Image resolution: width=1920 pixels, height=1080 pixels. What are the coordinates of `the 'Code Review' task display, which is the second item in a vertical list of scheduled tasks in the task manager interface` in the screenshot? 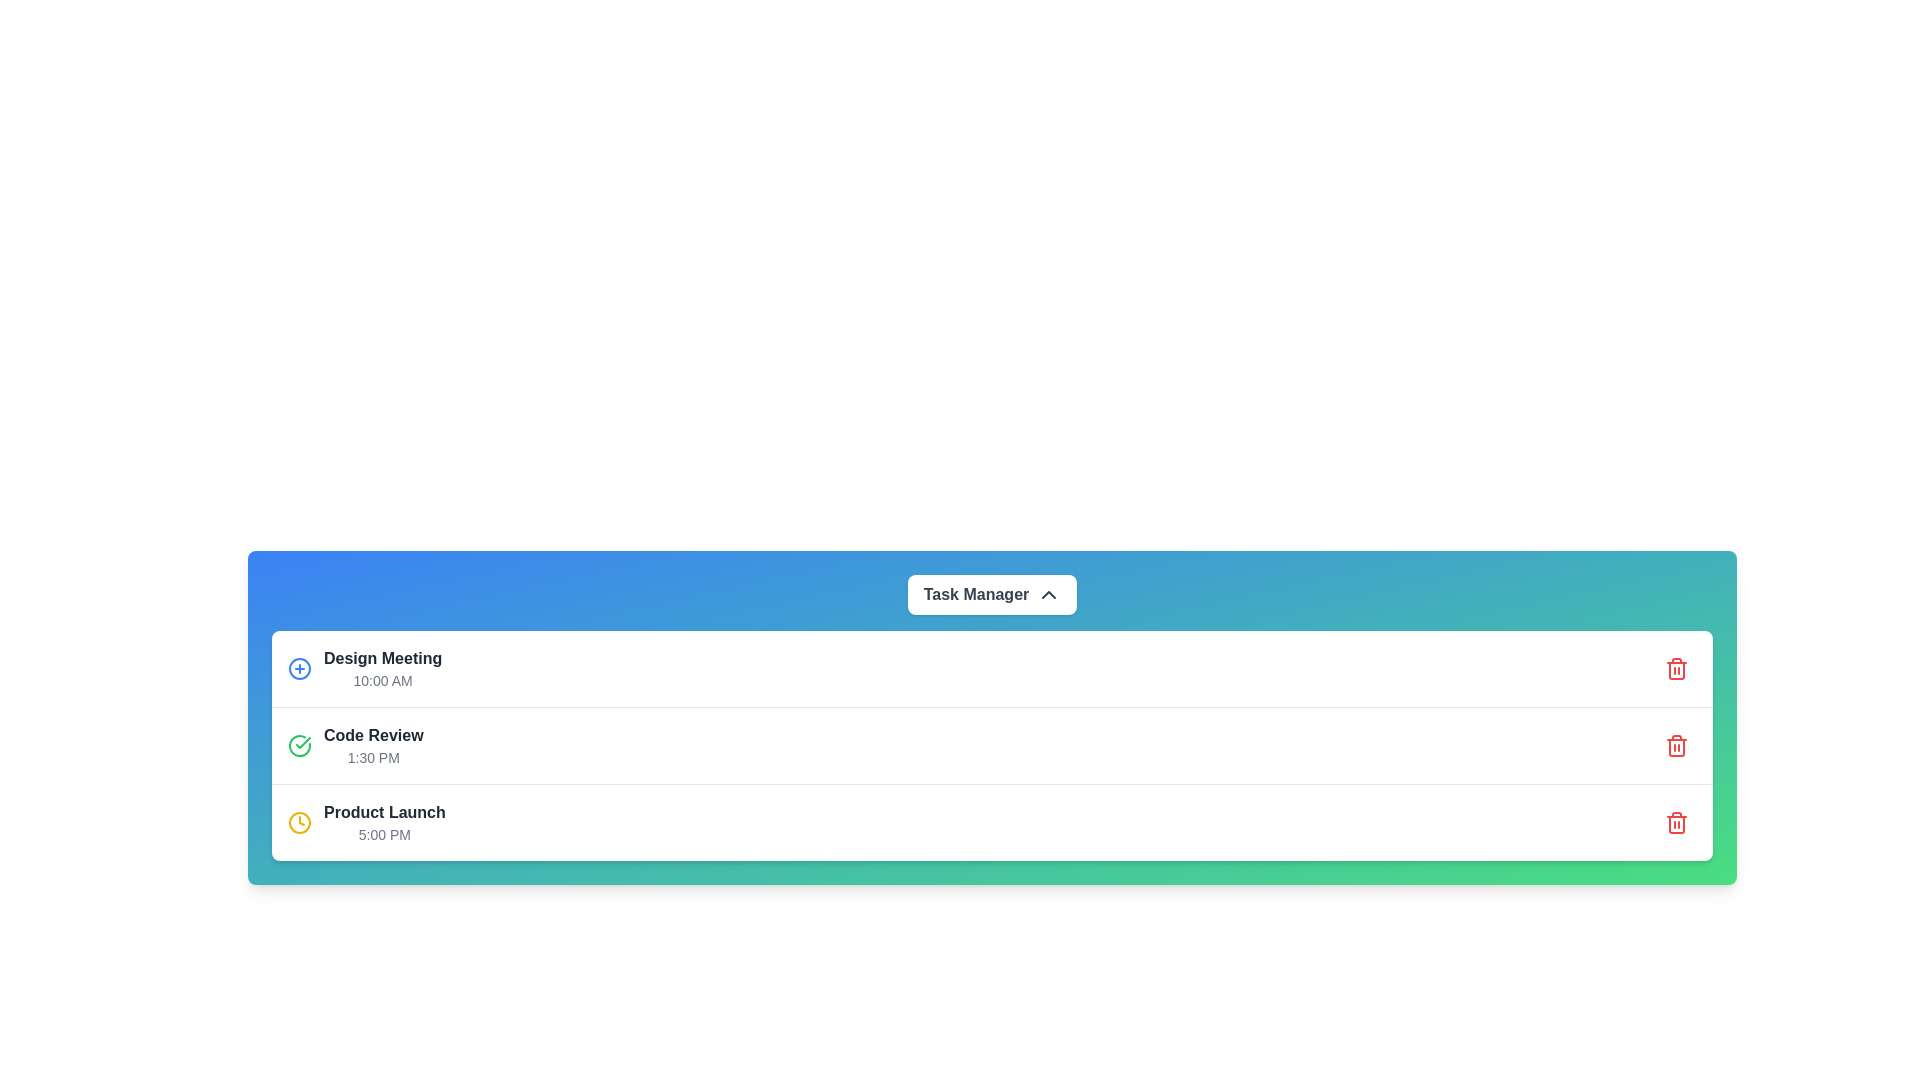 It's located at (373, 745).